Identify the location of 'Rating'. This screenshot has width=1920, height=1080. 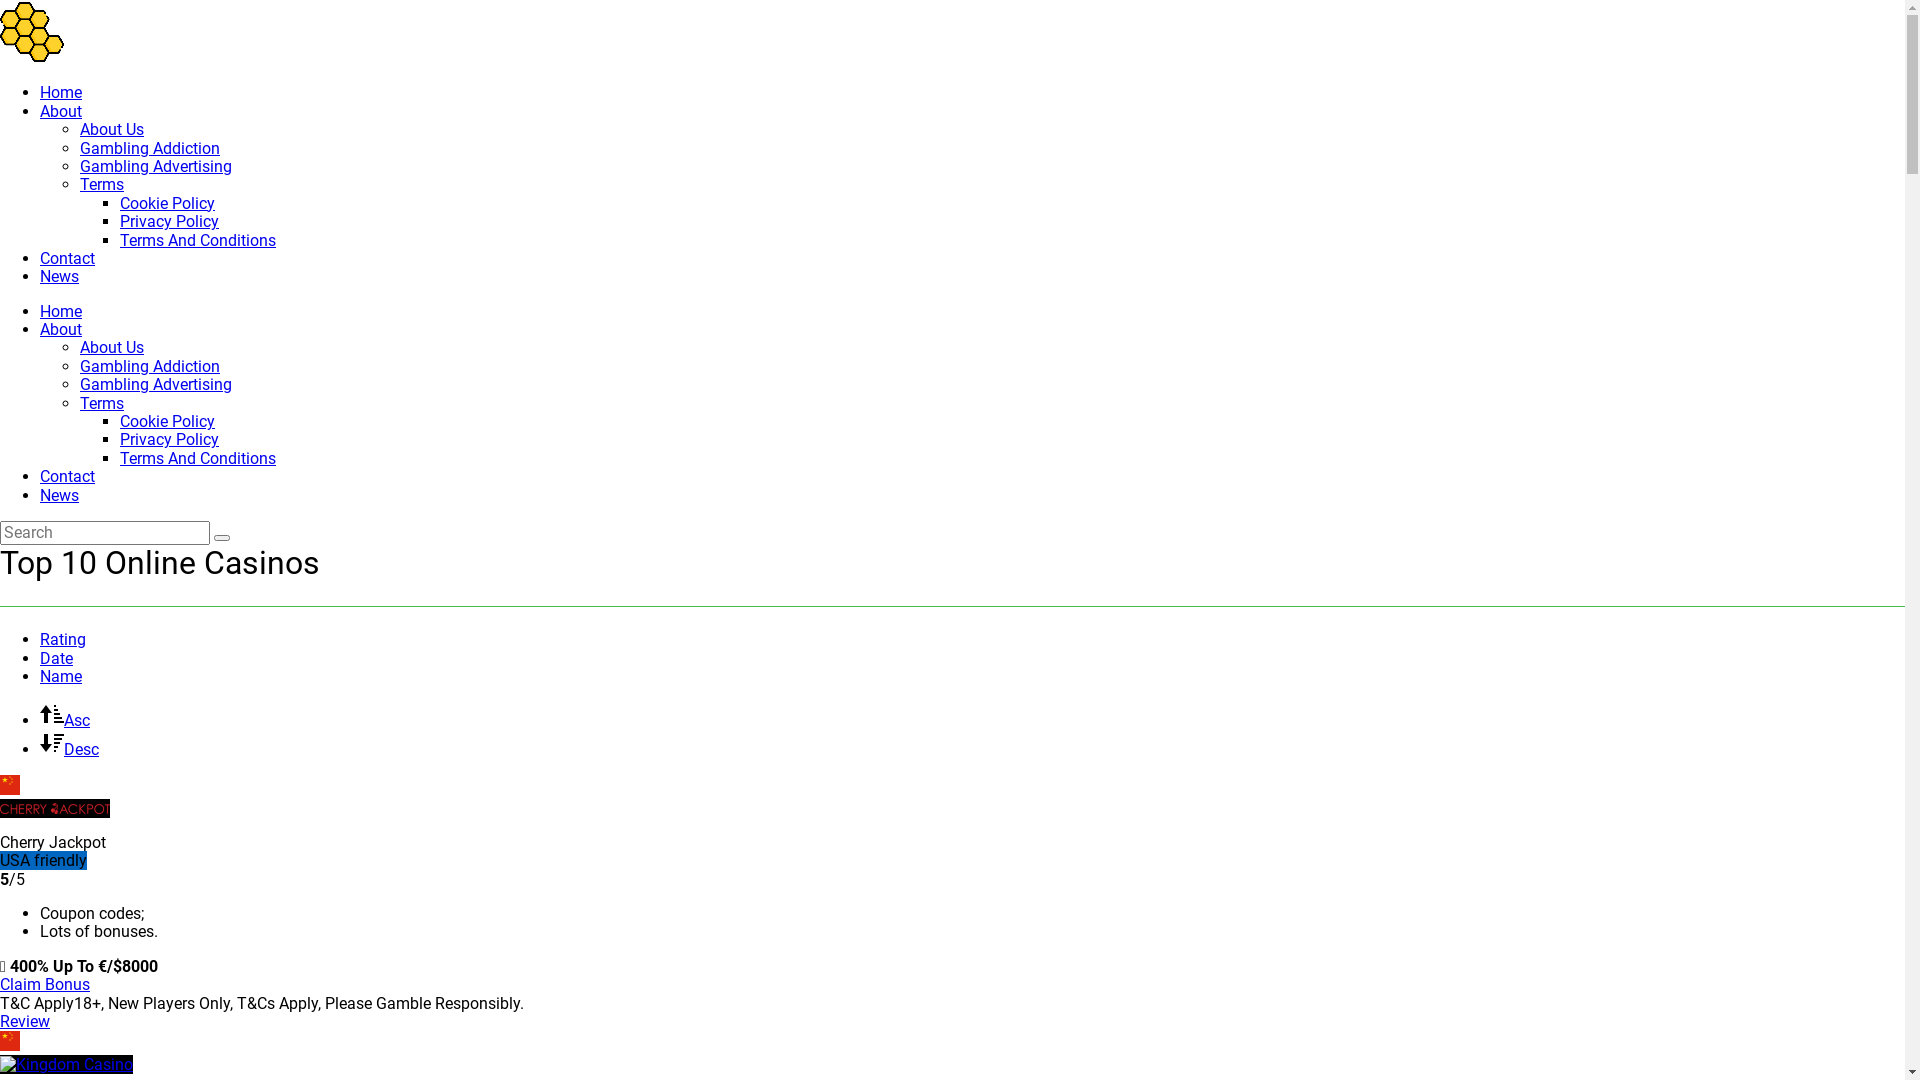
(62, 639).